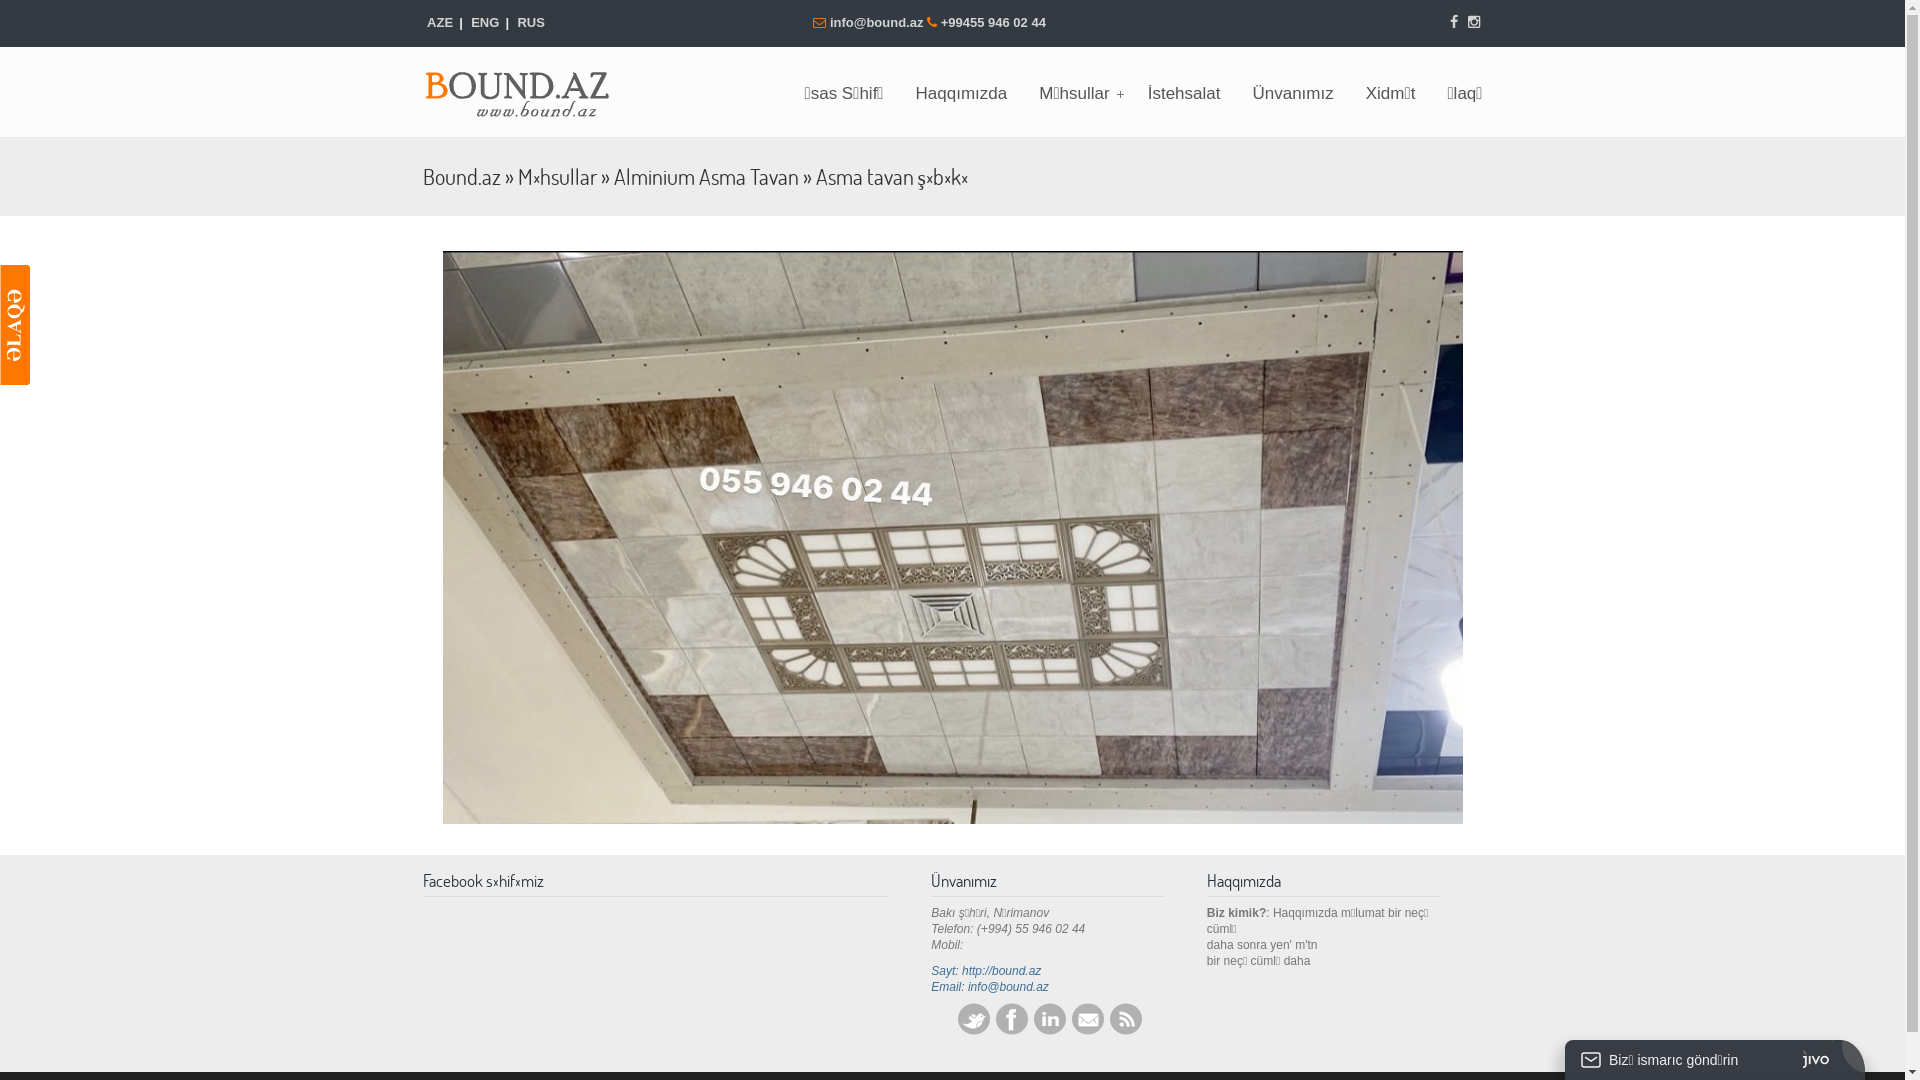  I want to click on '+99455 946 02 44', so click(993, 22).